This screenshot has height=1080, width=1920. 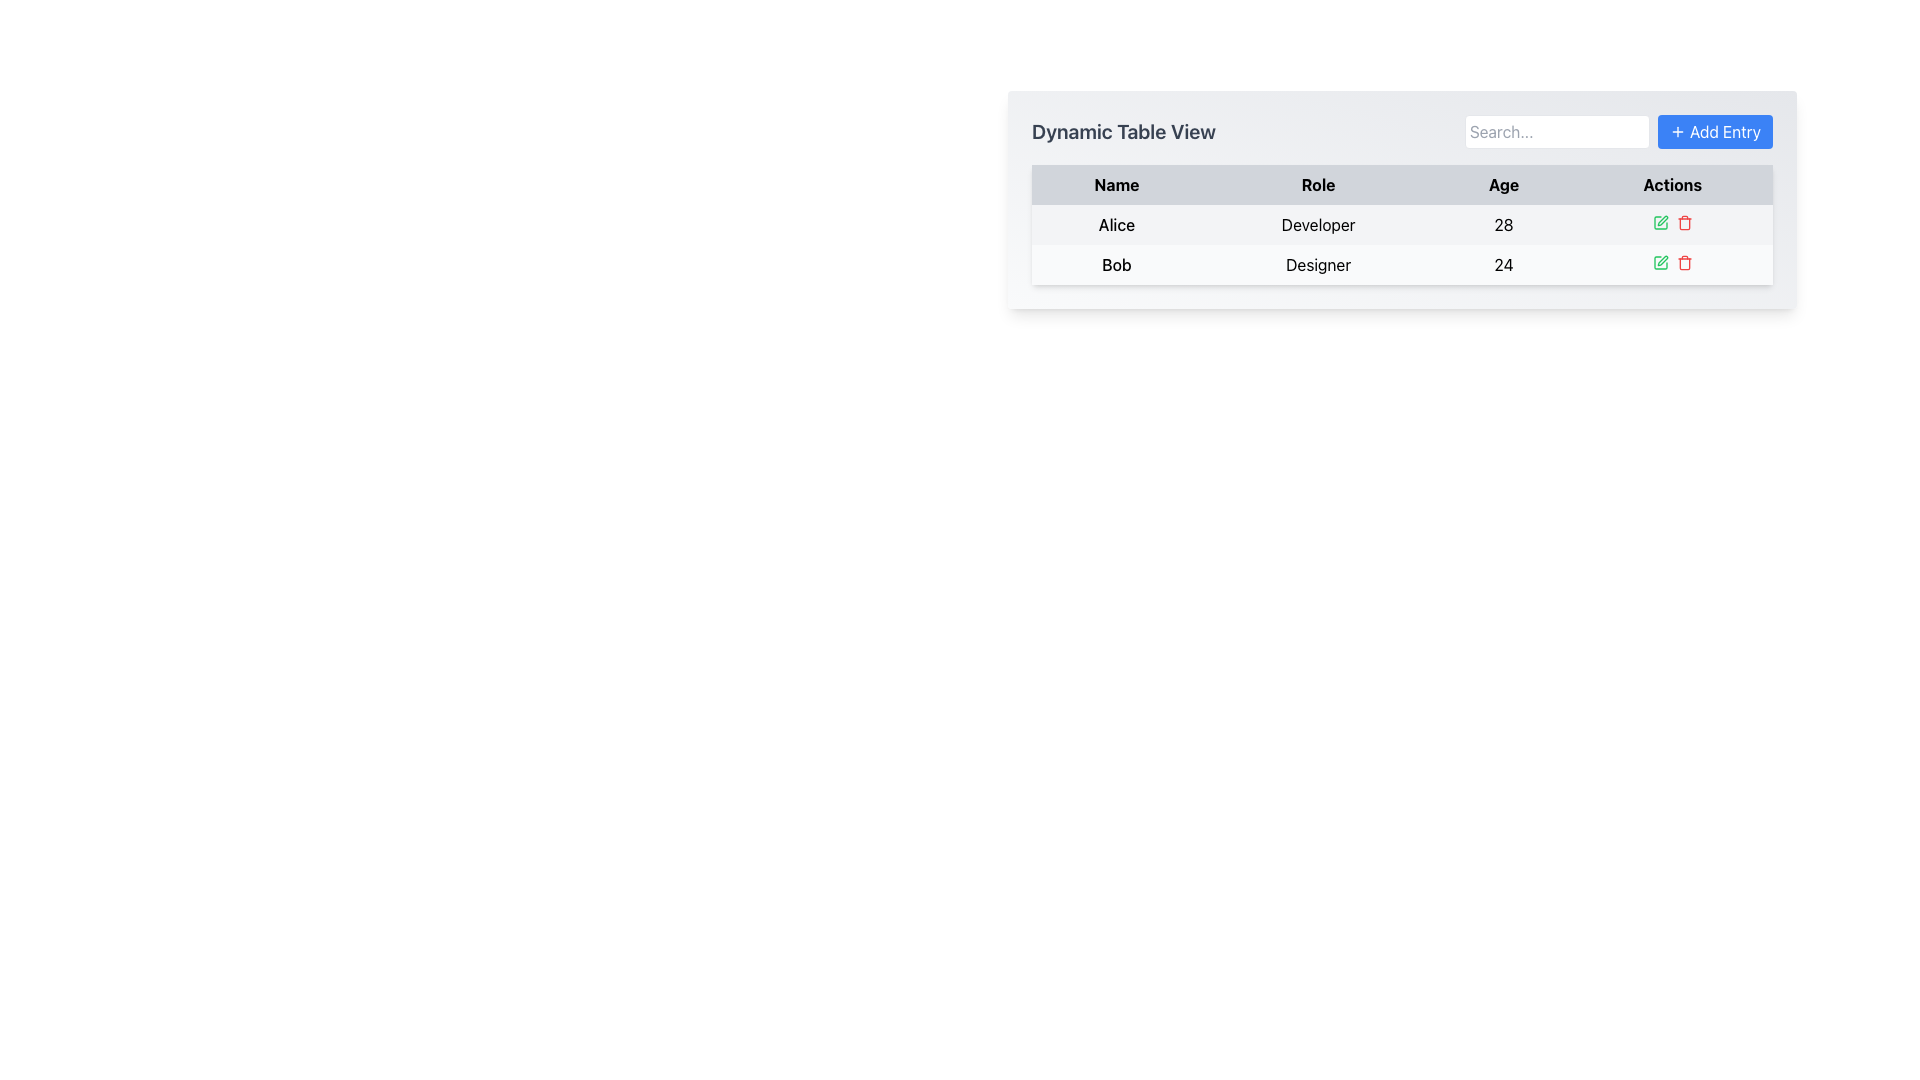 What do you see at coordinates (1672, 264) in the screenshot?
I see `the green edit icon in the composite action control for the entry 'Bob', role 'Designer', age '24'` at bounding box center [1672, 264].